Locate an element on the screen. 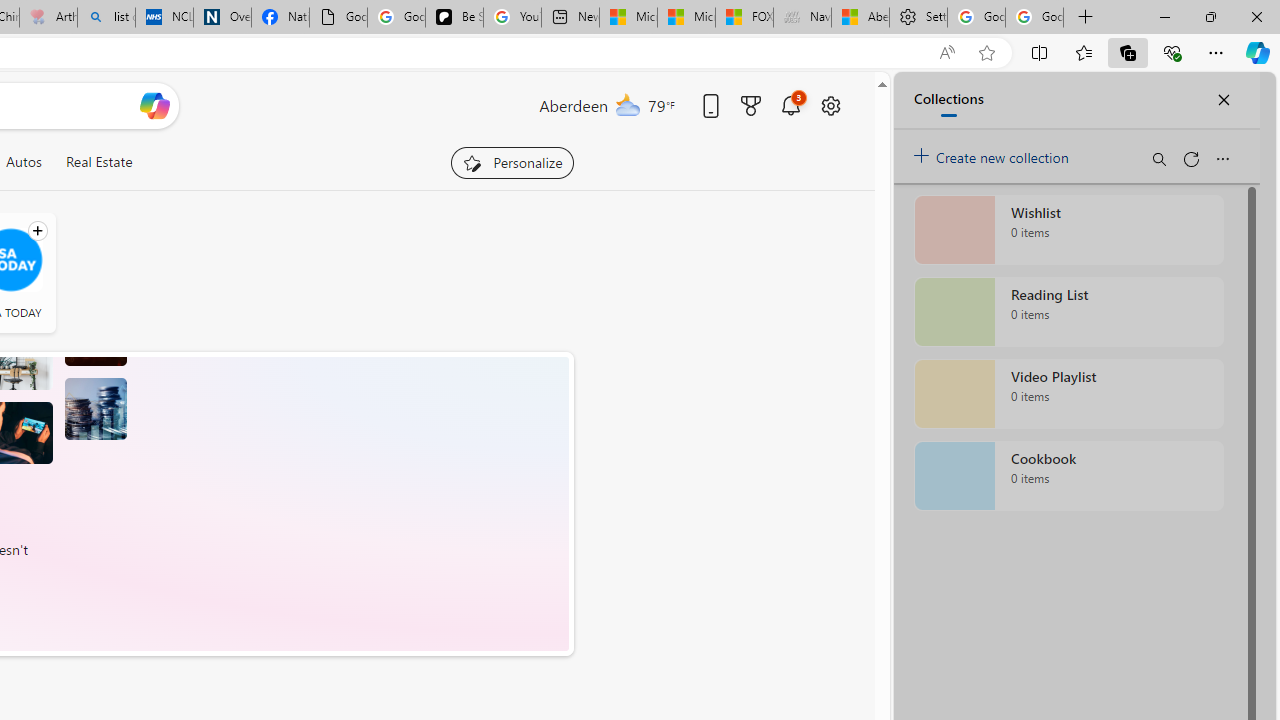 The height and width of the screenshot is (720, 1280). 'Google Analytics Opt-out Browser Add-on Download Page' is located at coordinates (338, 17).